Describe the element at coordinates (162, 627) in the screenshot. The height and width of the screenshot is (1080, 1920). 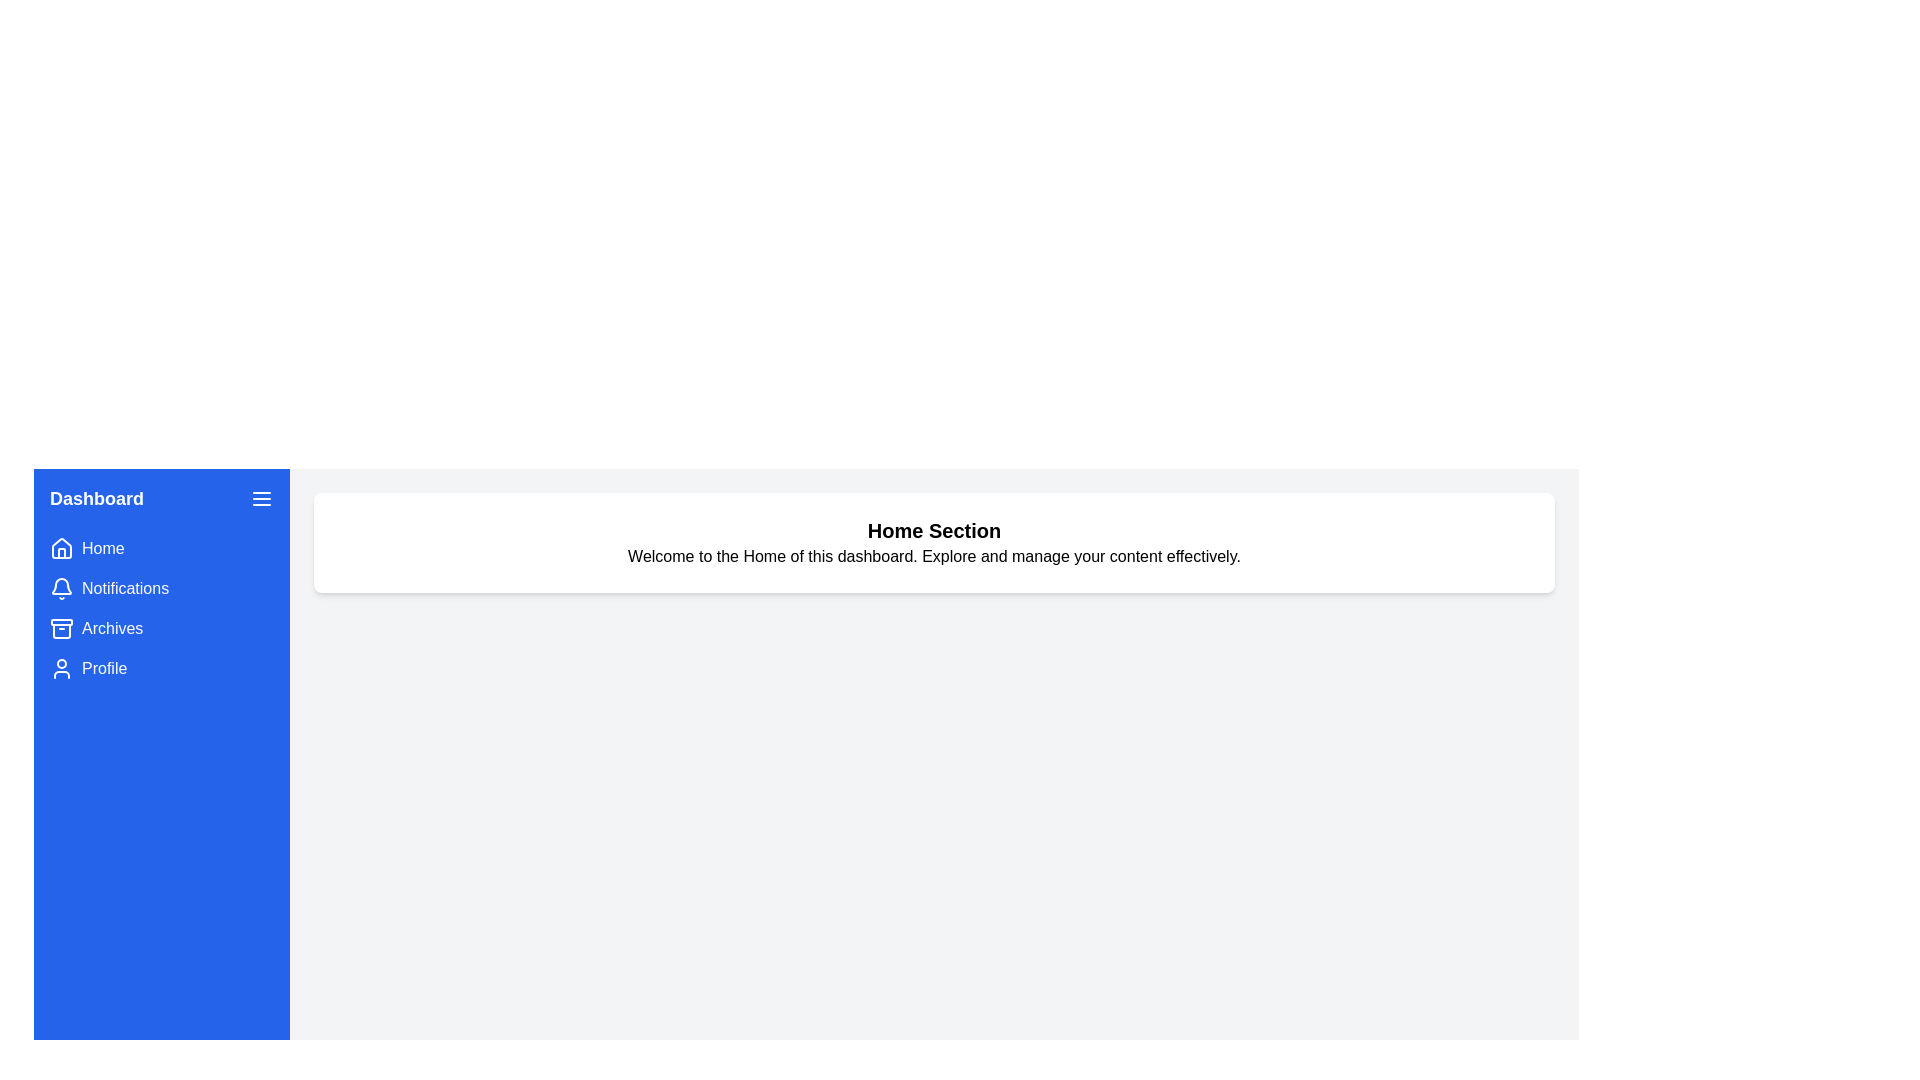
I see `the 'Archives' navigation link element in the vertical menu` at that location.